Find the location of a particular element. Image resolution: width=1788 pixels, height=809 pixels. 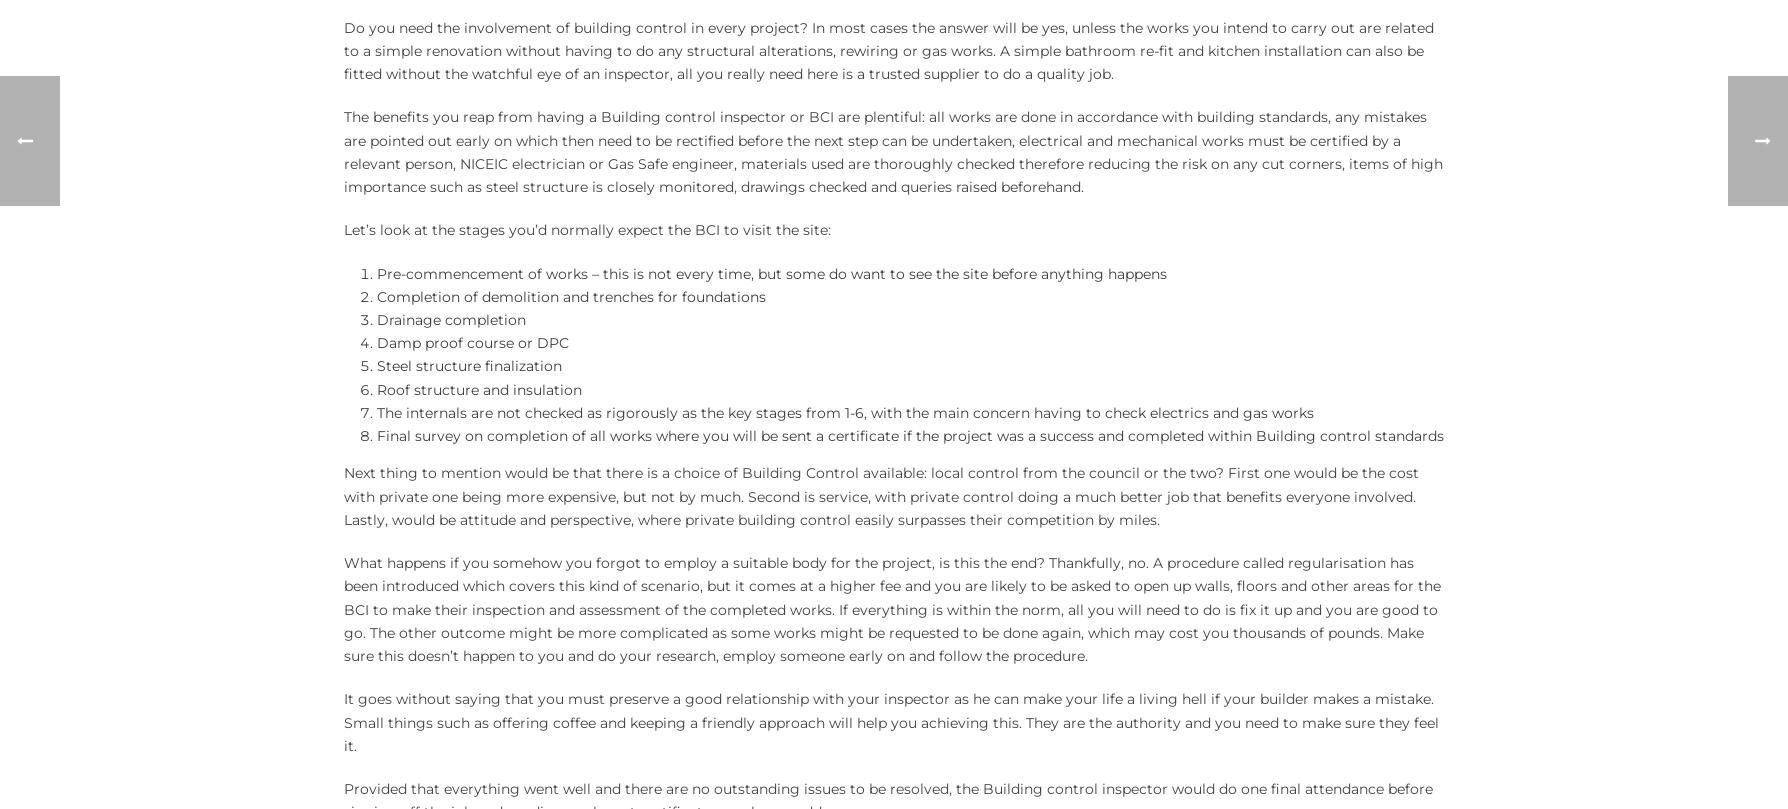

'Drainage completion' is located at coordinates (450, 320).